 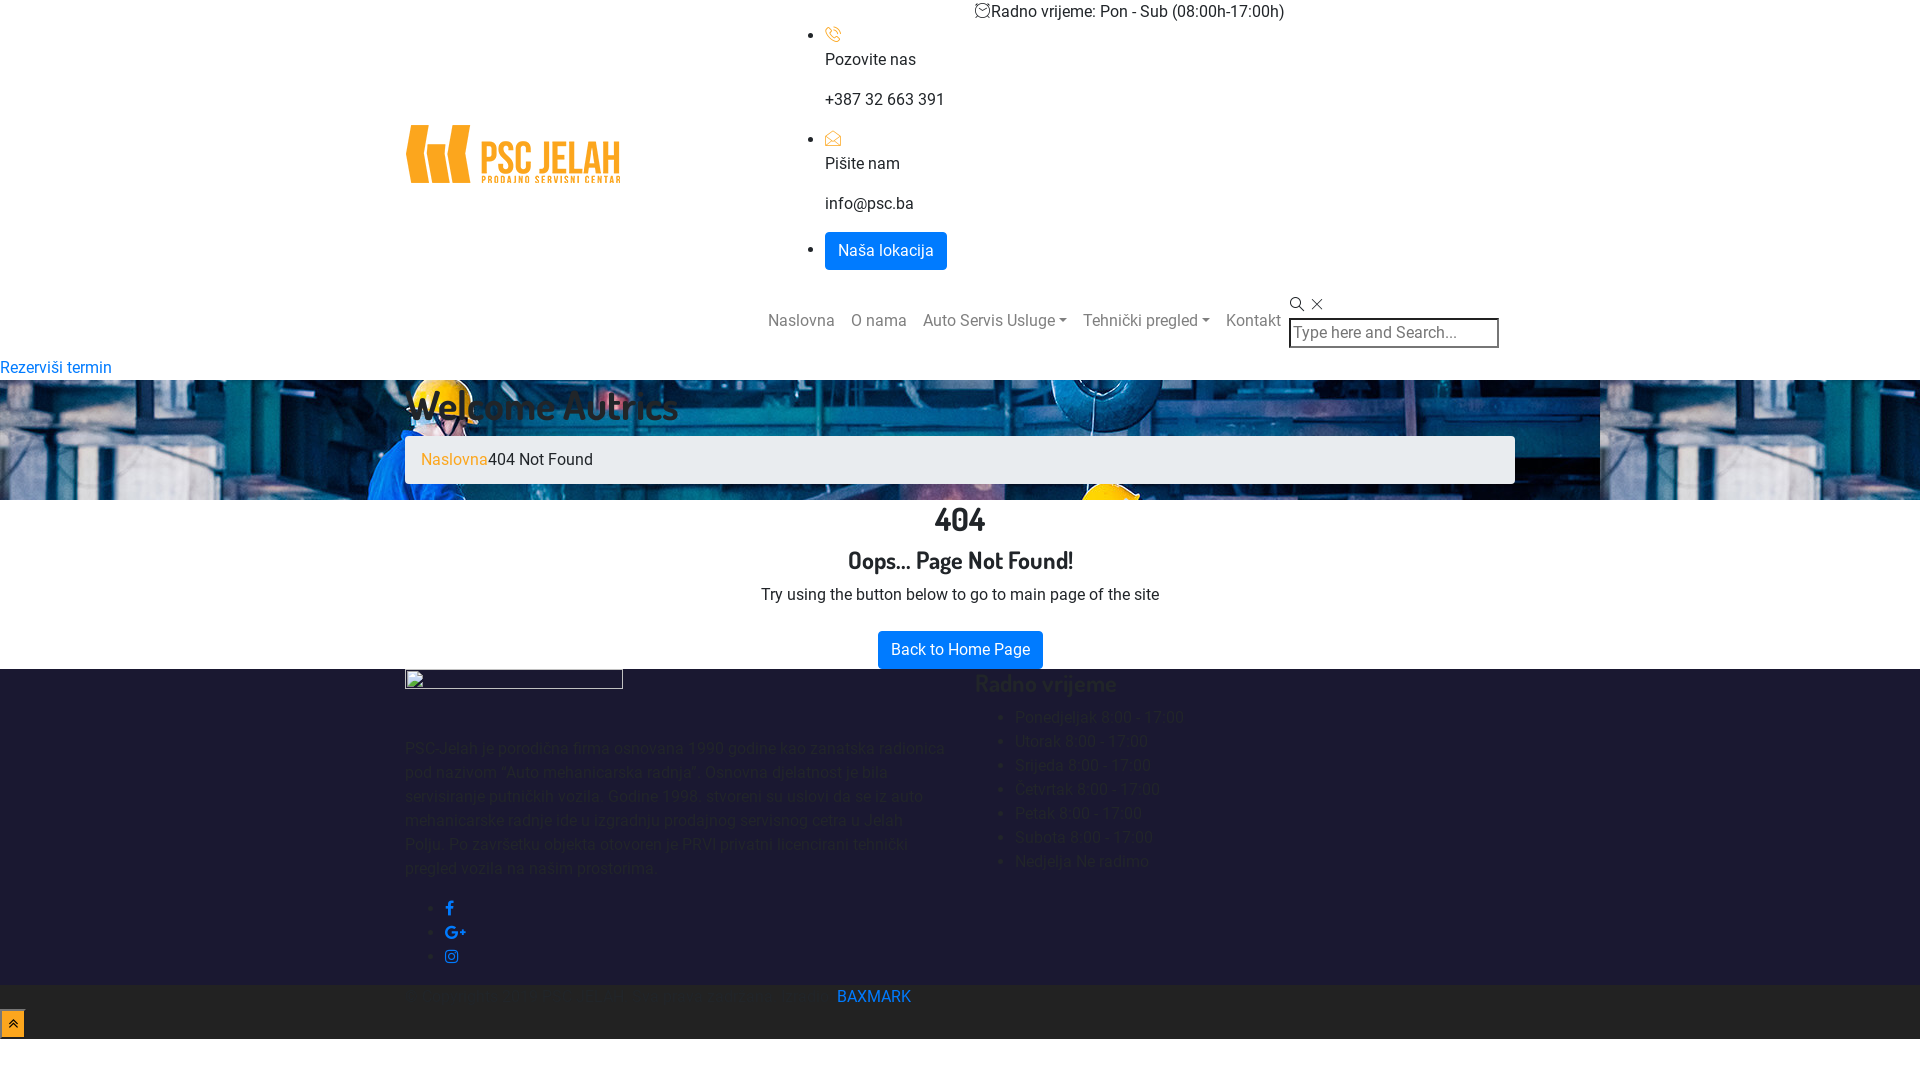 I want to click on 'O nama', so click(x=878, y=319).